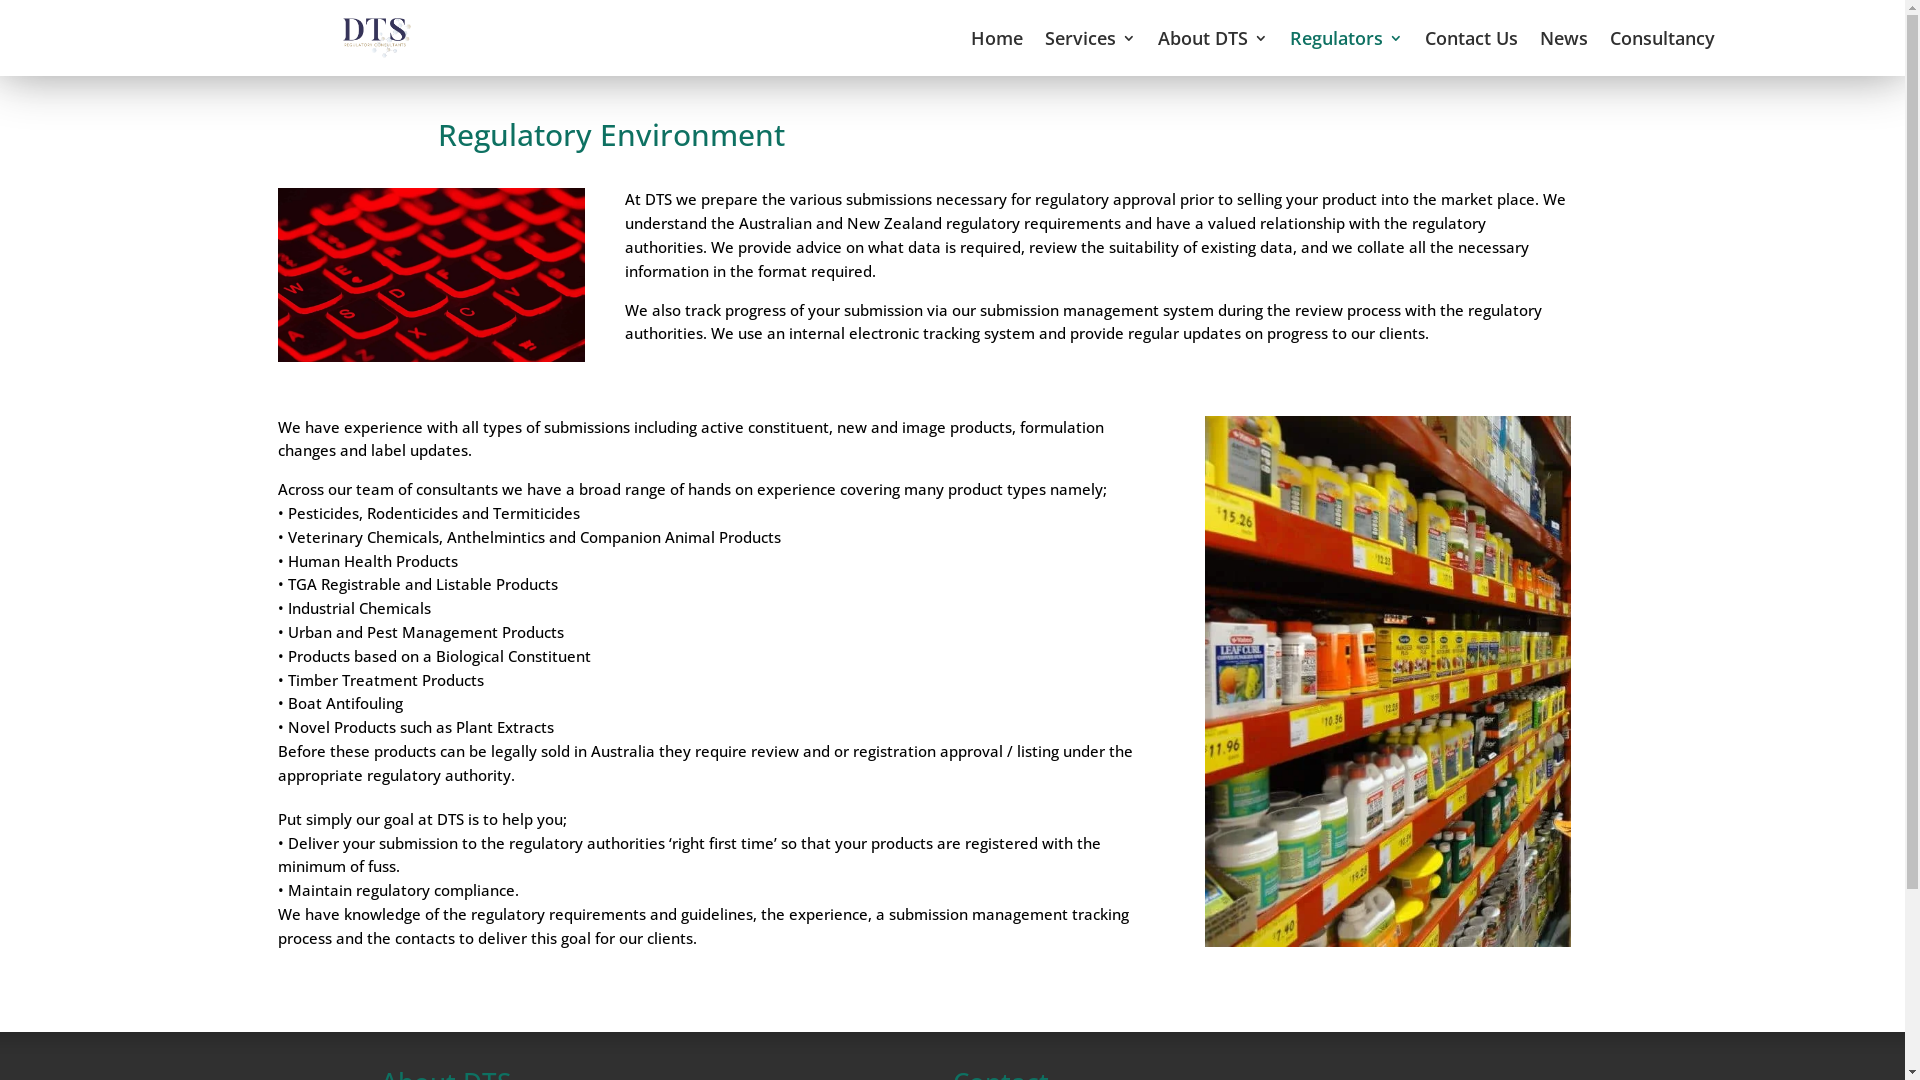 This screenshot has height=1080, width=1920. I want to click on 'About DTS', so click(1212, 38).